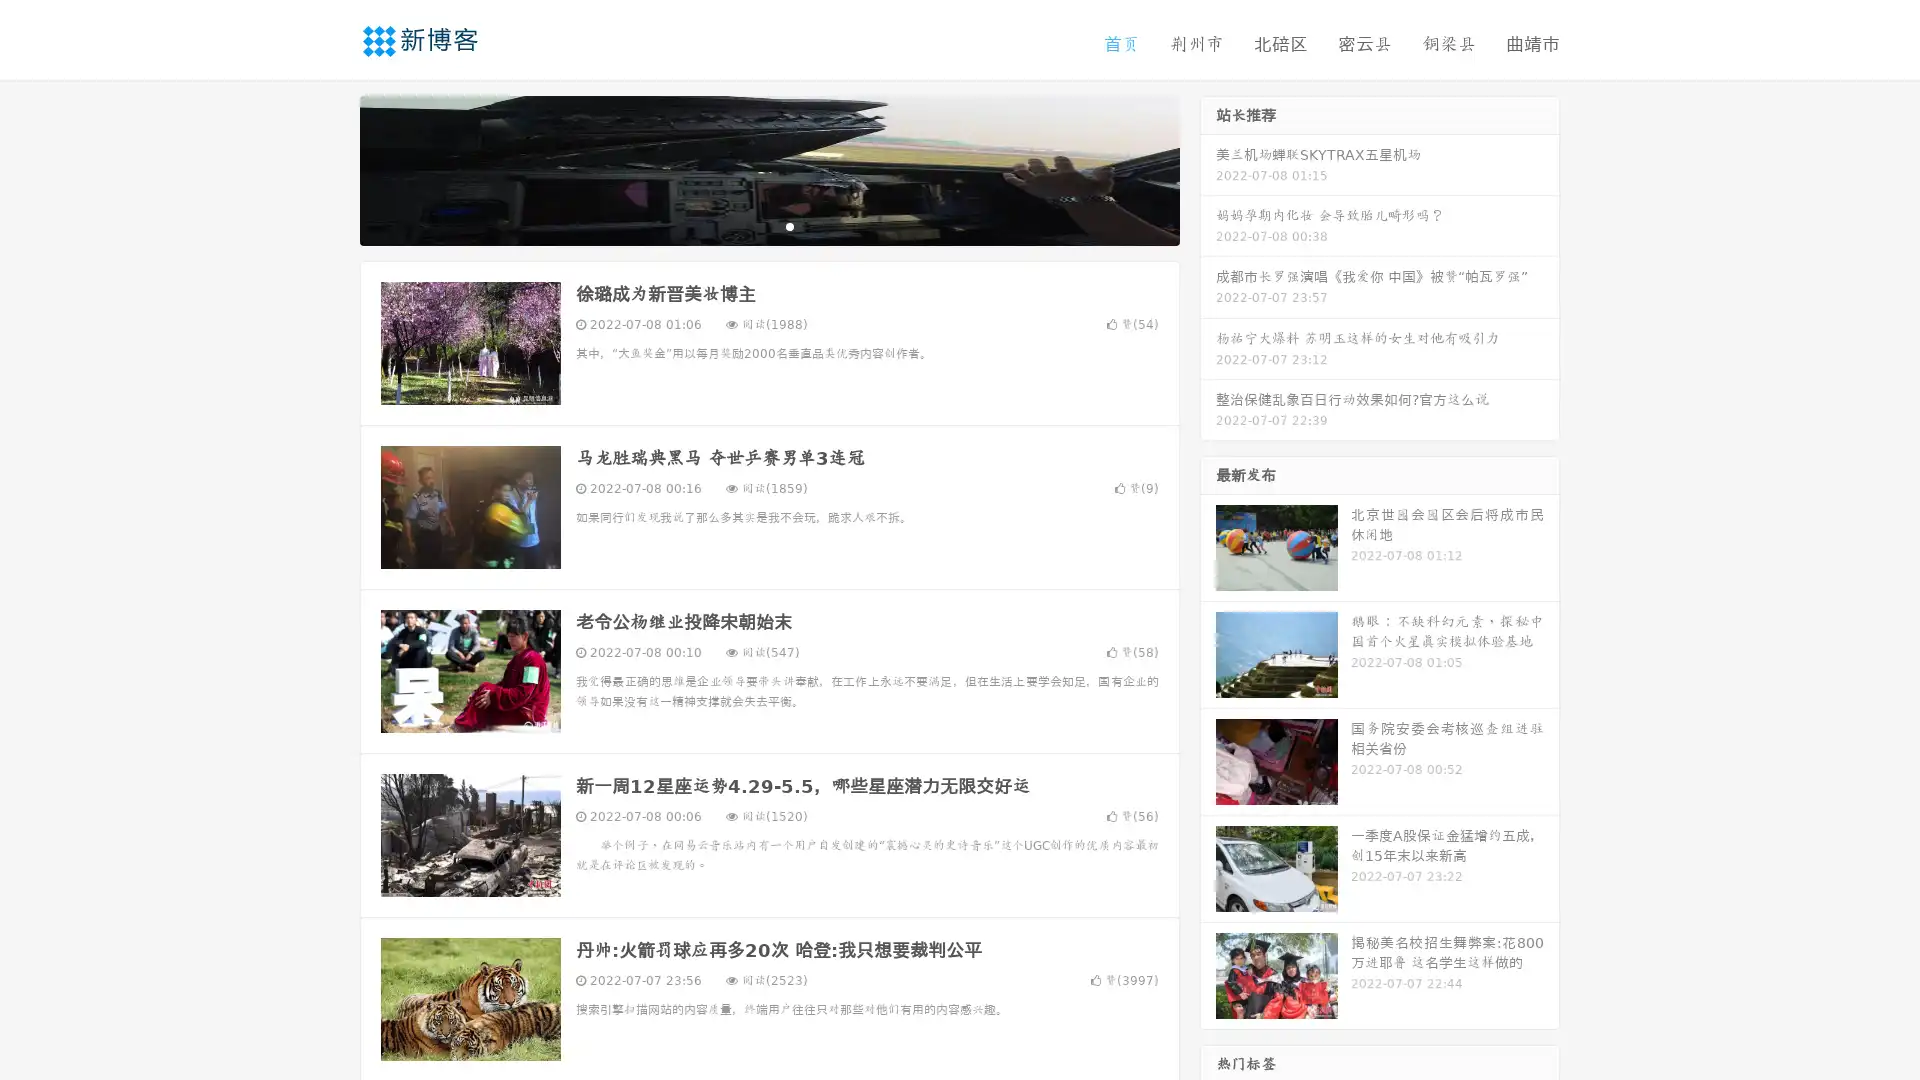 The height and width of the screenshot is (1080, 1920). Describe the element at coordinates (1208, 168) in the screenshot. I see `Next slide` at that location.